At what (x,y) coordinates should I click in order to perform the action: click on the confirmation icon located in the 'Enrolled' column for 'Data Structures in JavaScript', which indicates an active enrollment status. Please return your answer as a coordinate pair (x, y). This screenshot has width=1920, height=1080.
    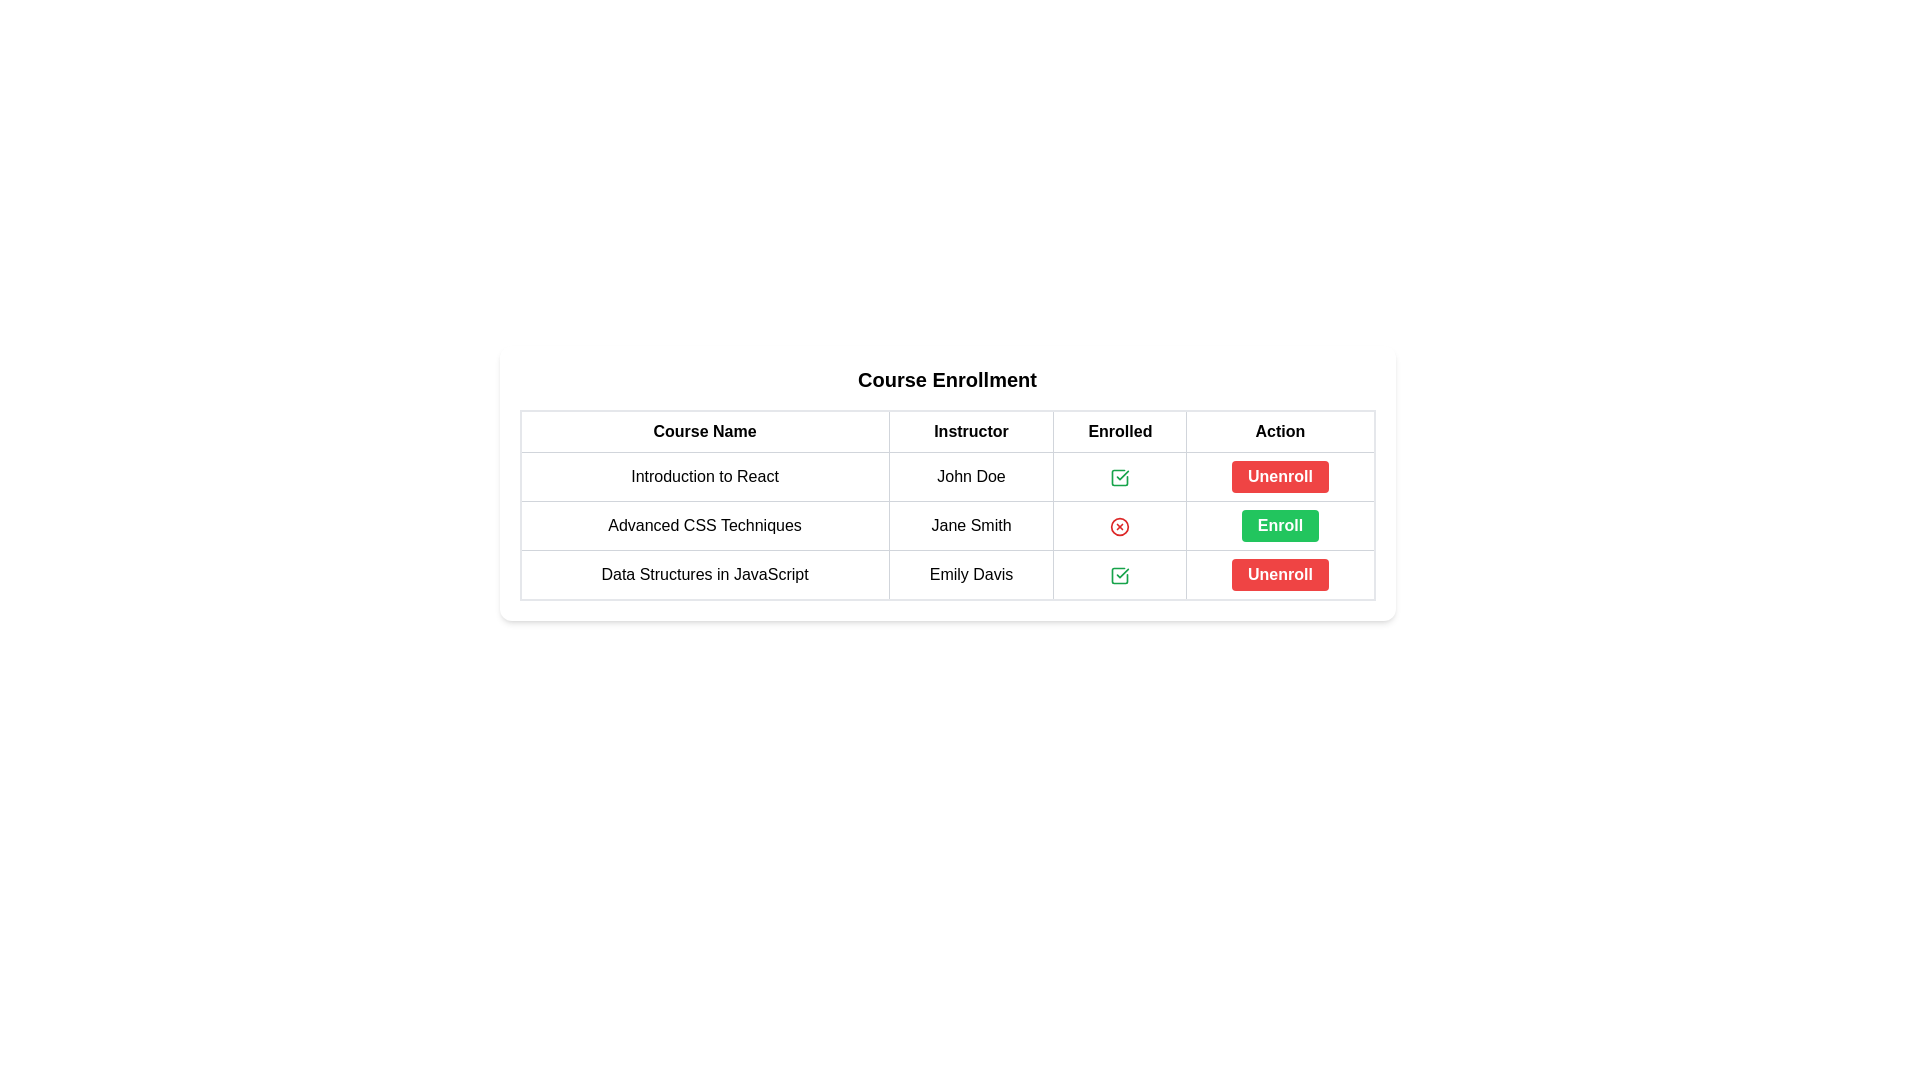
    Looking at the image, I should click on (1120, 477).